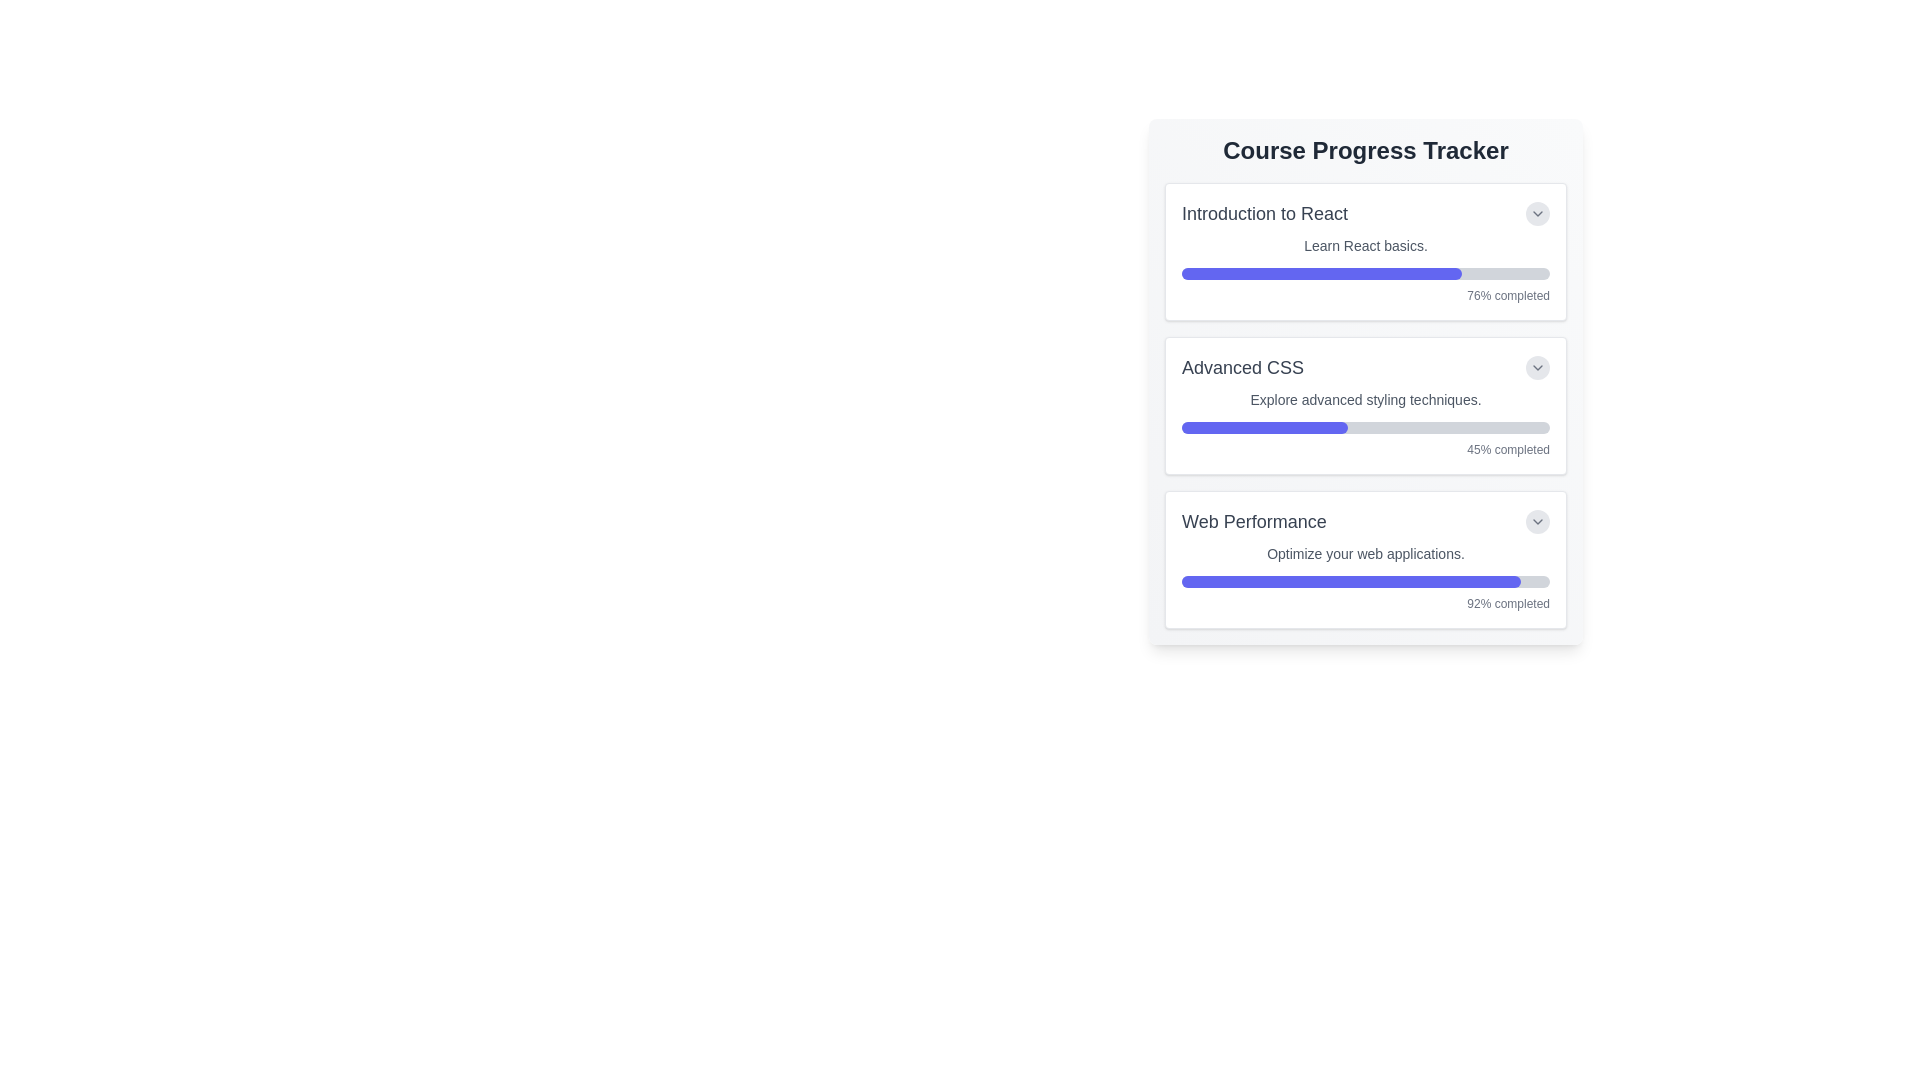  Describe the element at coordinates (1242, 367) in the screenshot. I see `the 'Advanced CSS' text label, which is prominently displayed in gray within the second card of the 'Course Progress Tracker' section, located above the progress bar` at that location.